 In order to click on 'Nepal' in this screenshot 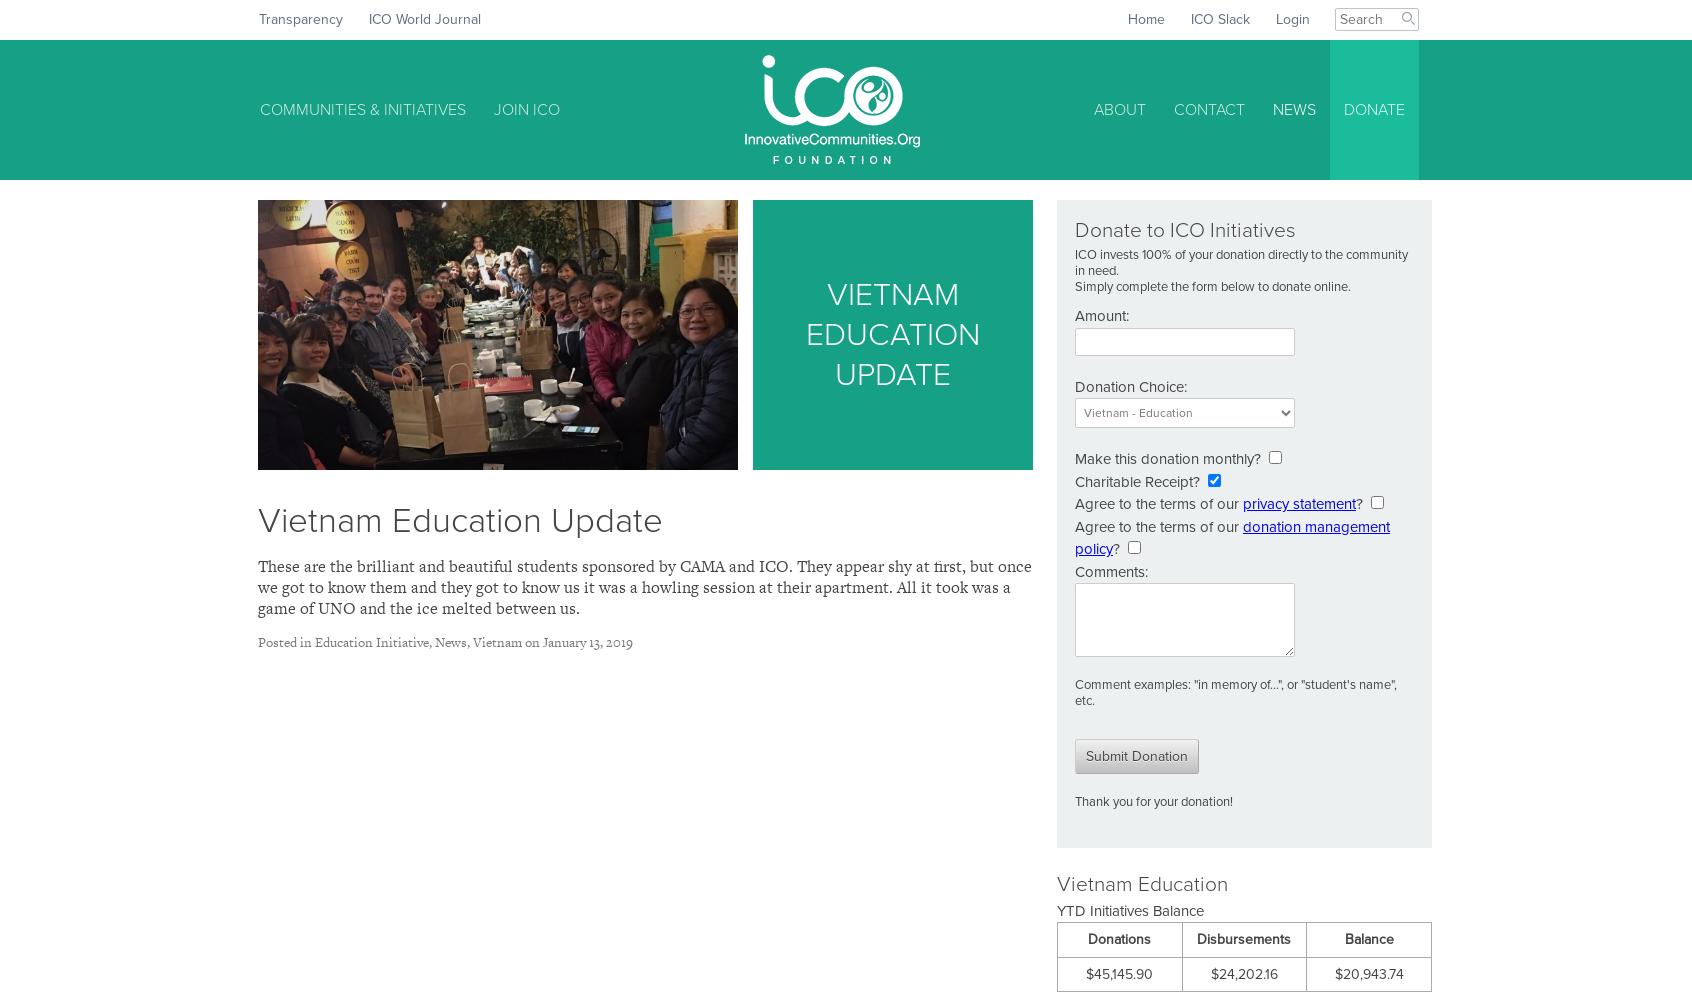, I will do `click(859, 208)`.